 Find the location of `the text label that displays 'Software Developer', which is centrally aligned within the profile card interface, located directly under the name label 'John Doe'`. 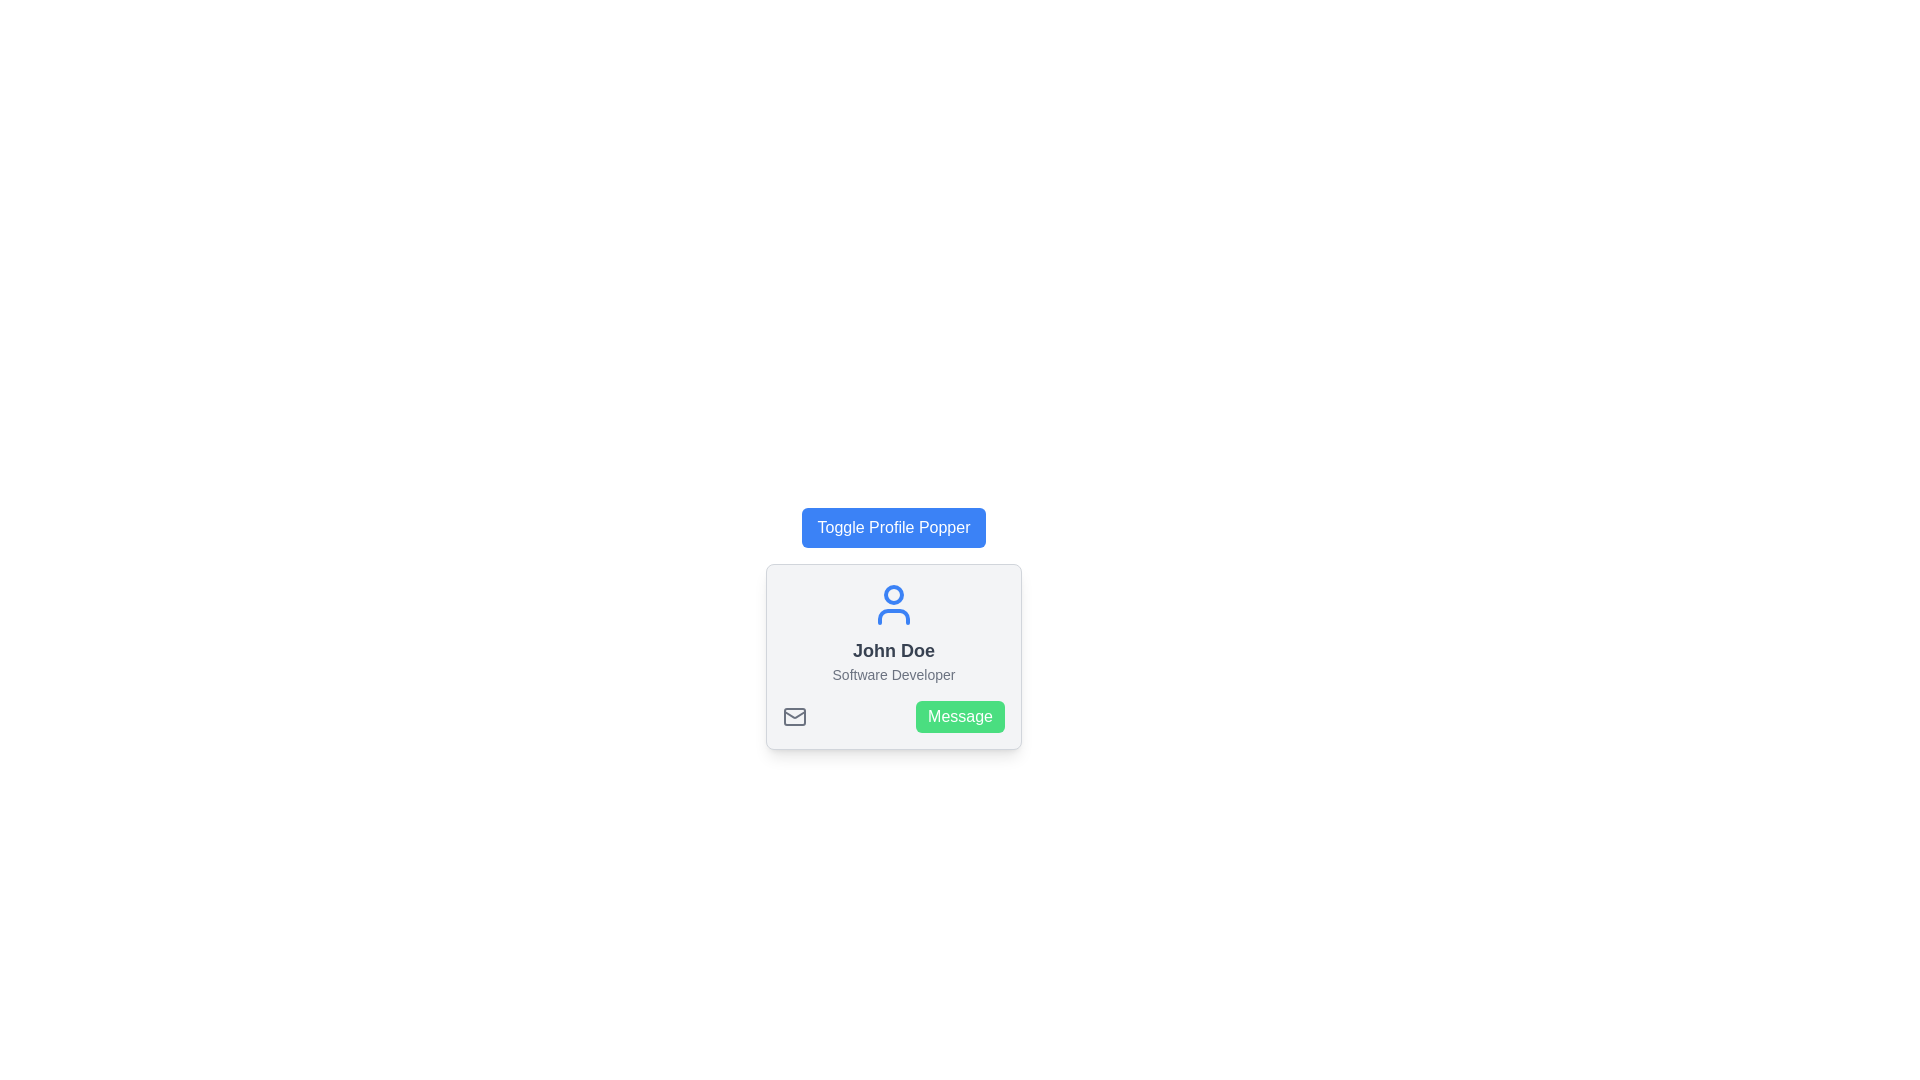

the text label that displays 'Software Developer', which is centrally aligned within the profile card interface, located directly under the name label 'John Doe' is located at coordinates (892, 675).